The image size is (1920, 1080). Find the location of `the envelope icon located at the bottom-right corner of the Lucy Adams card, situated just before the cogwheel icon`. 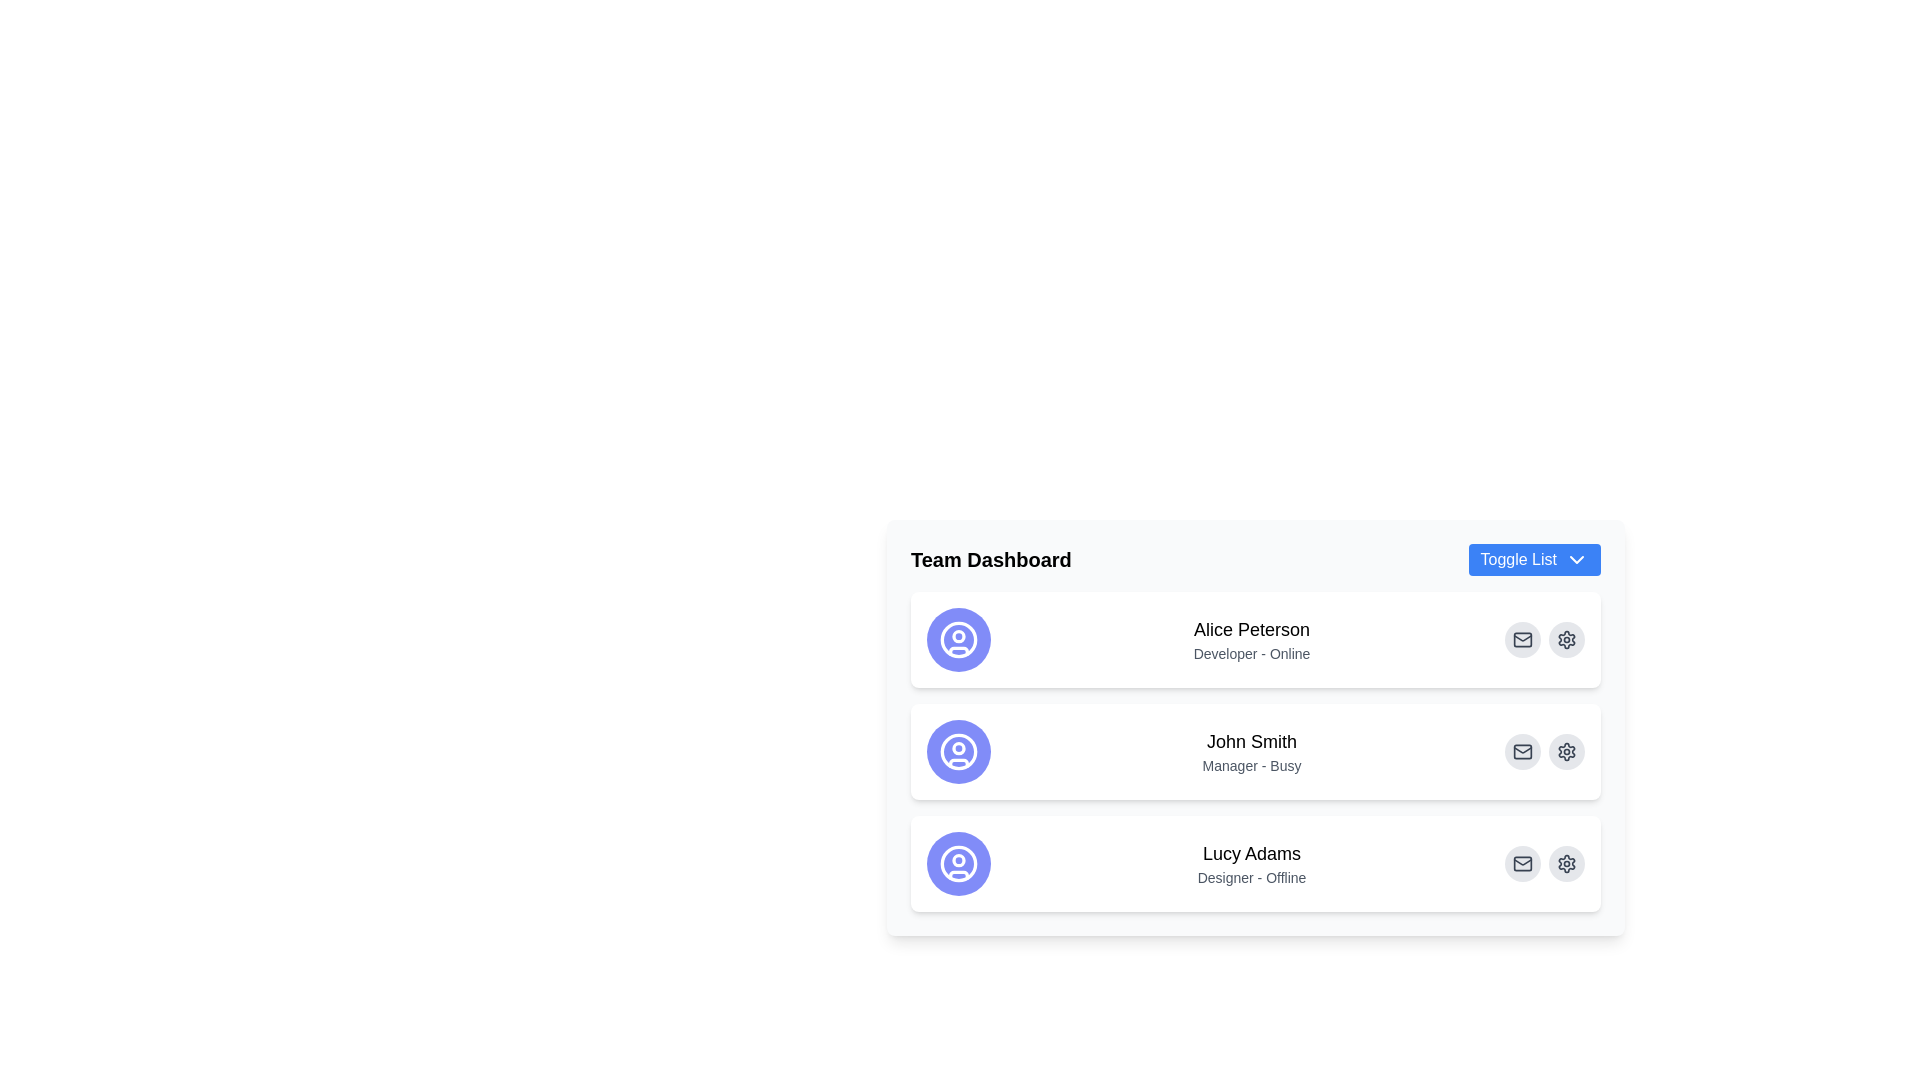

the envelope icon located at the bottom-right corner of the Lucy Adams card, situated just before the cogwheel icon is located at coordinates (1521, 863).